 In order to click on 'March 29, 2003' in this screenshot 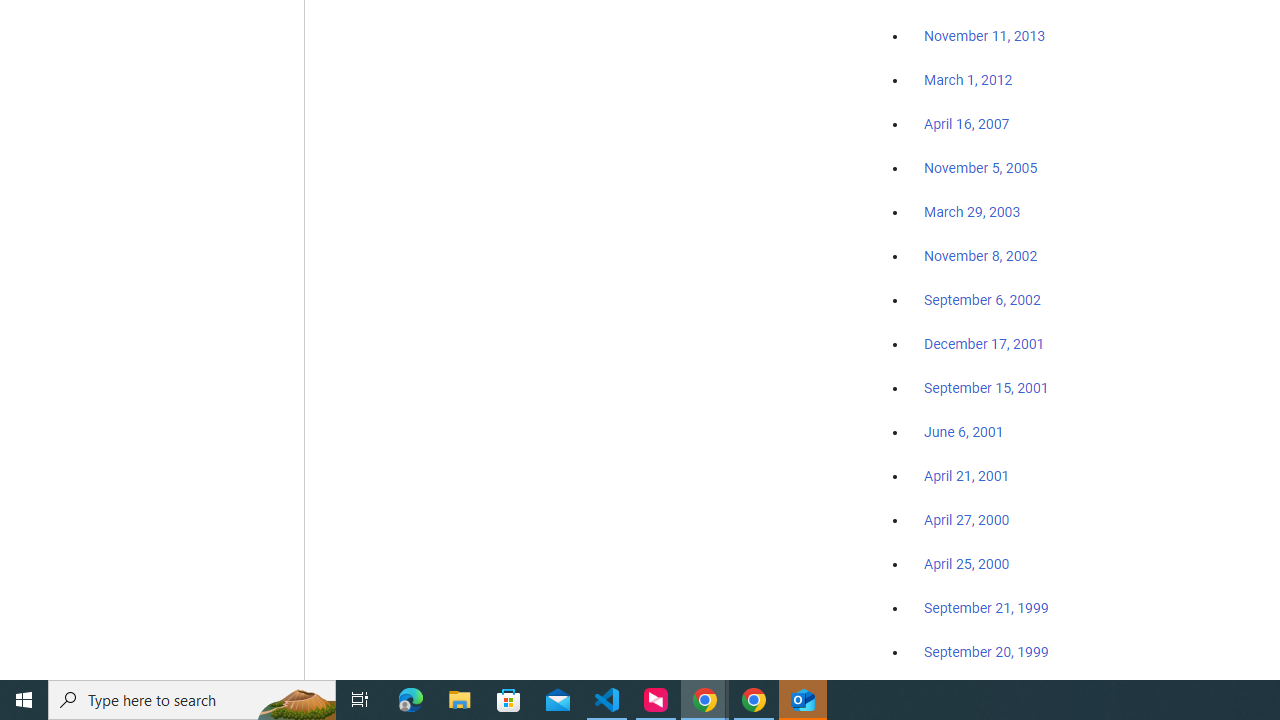, I will do `click(972, 212)`.